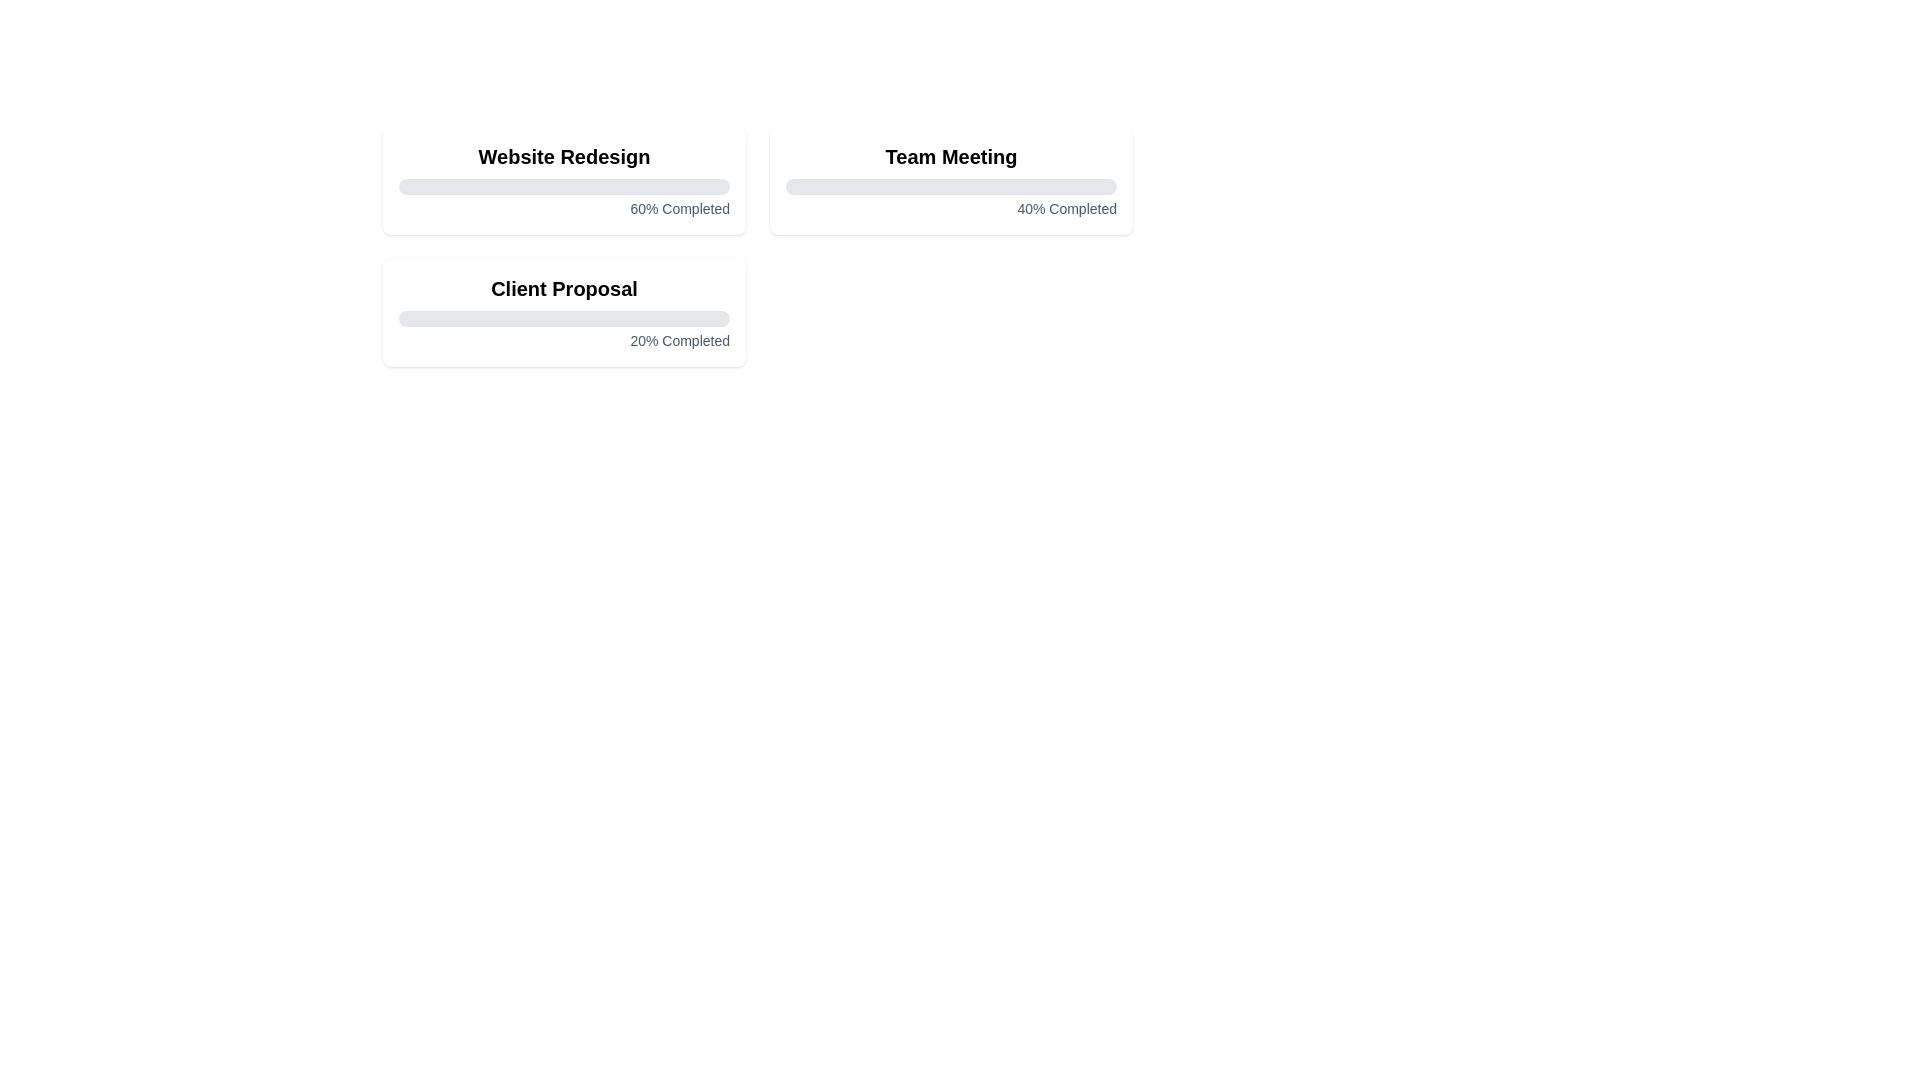  I want to click on the task title Team Meeting to select it, so click(950, 156).